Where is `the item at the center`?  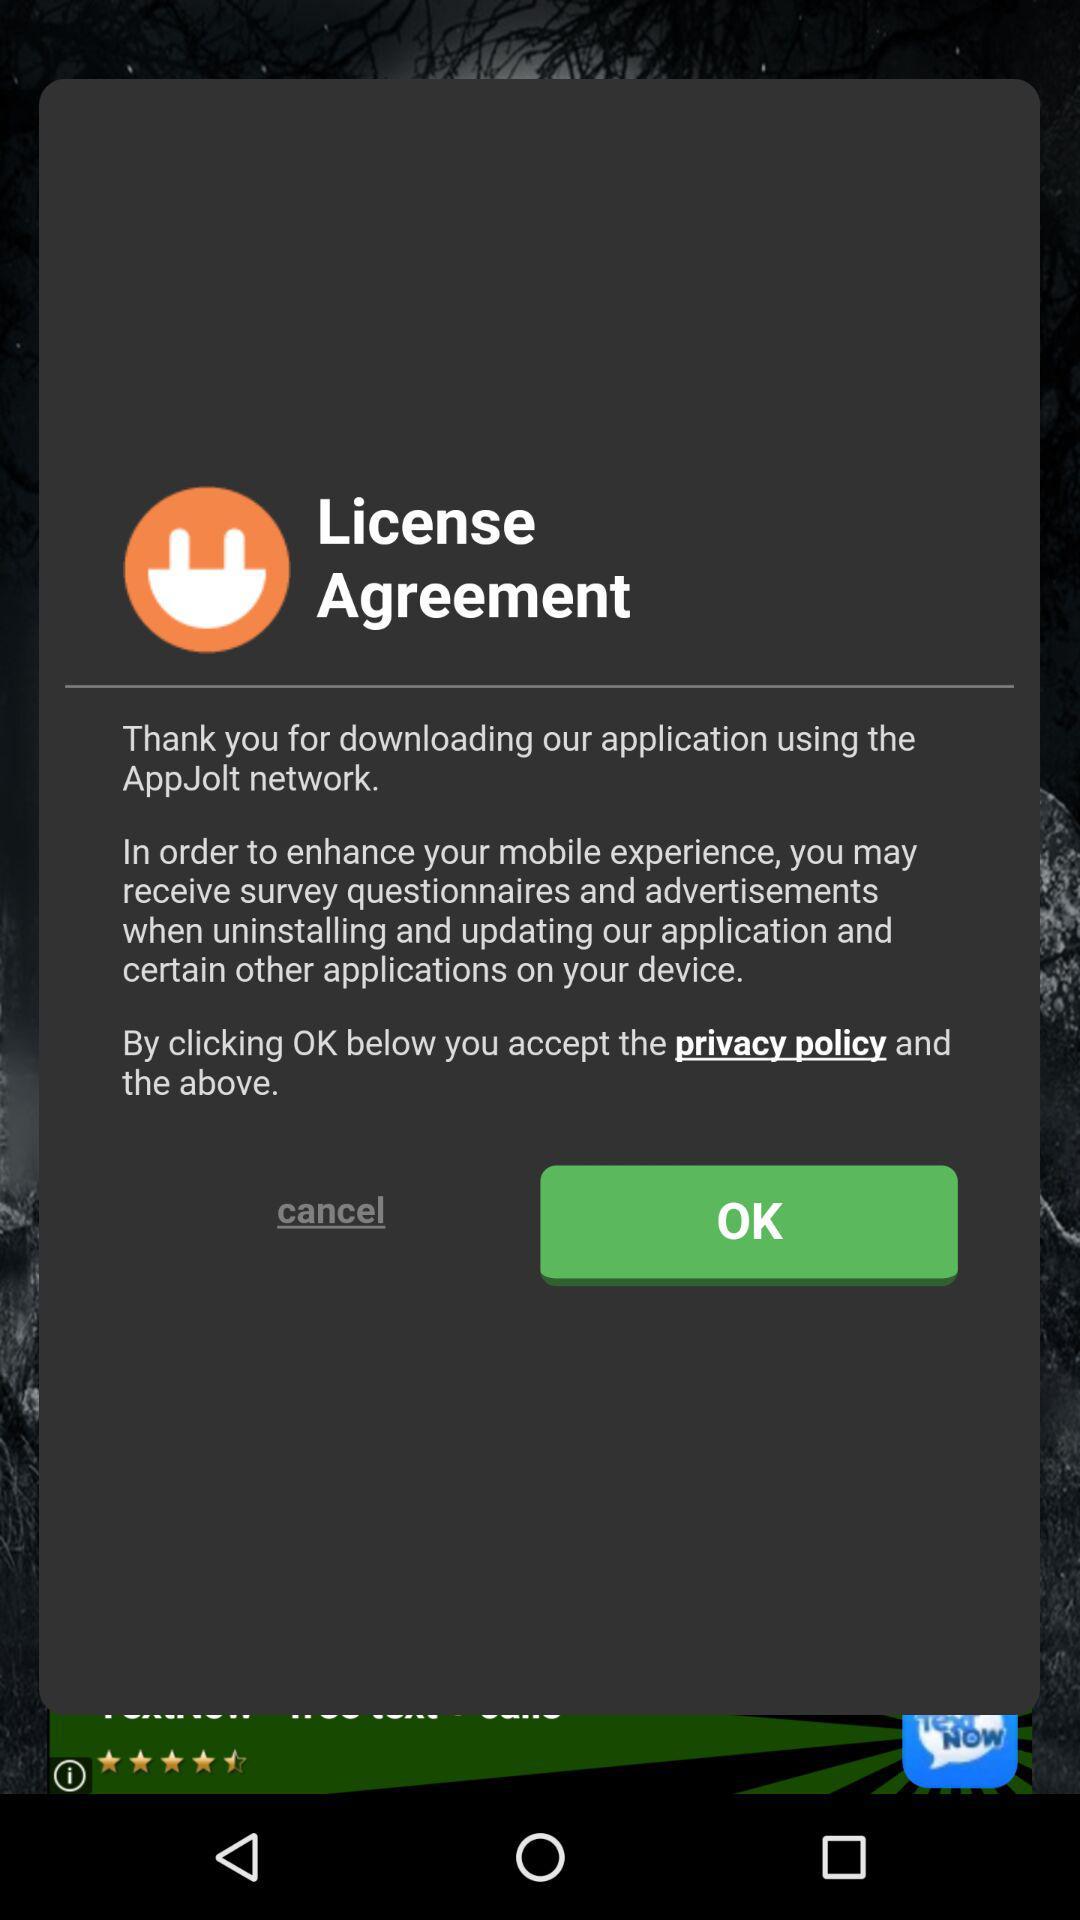 the item at the center is located at coordinates (538, 896).